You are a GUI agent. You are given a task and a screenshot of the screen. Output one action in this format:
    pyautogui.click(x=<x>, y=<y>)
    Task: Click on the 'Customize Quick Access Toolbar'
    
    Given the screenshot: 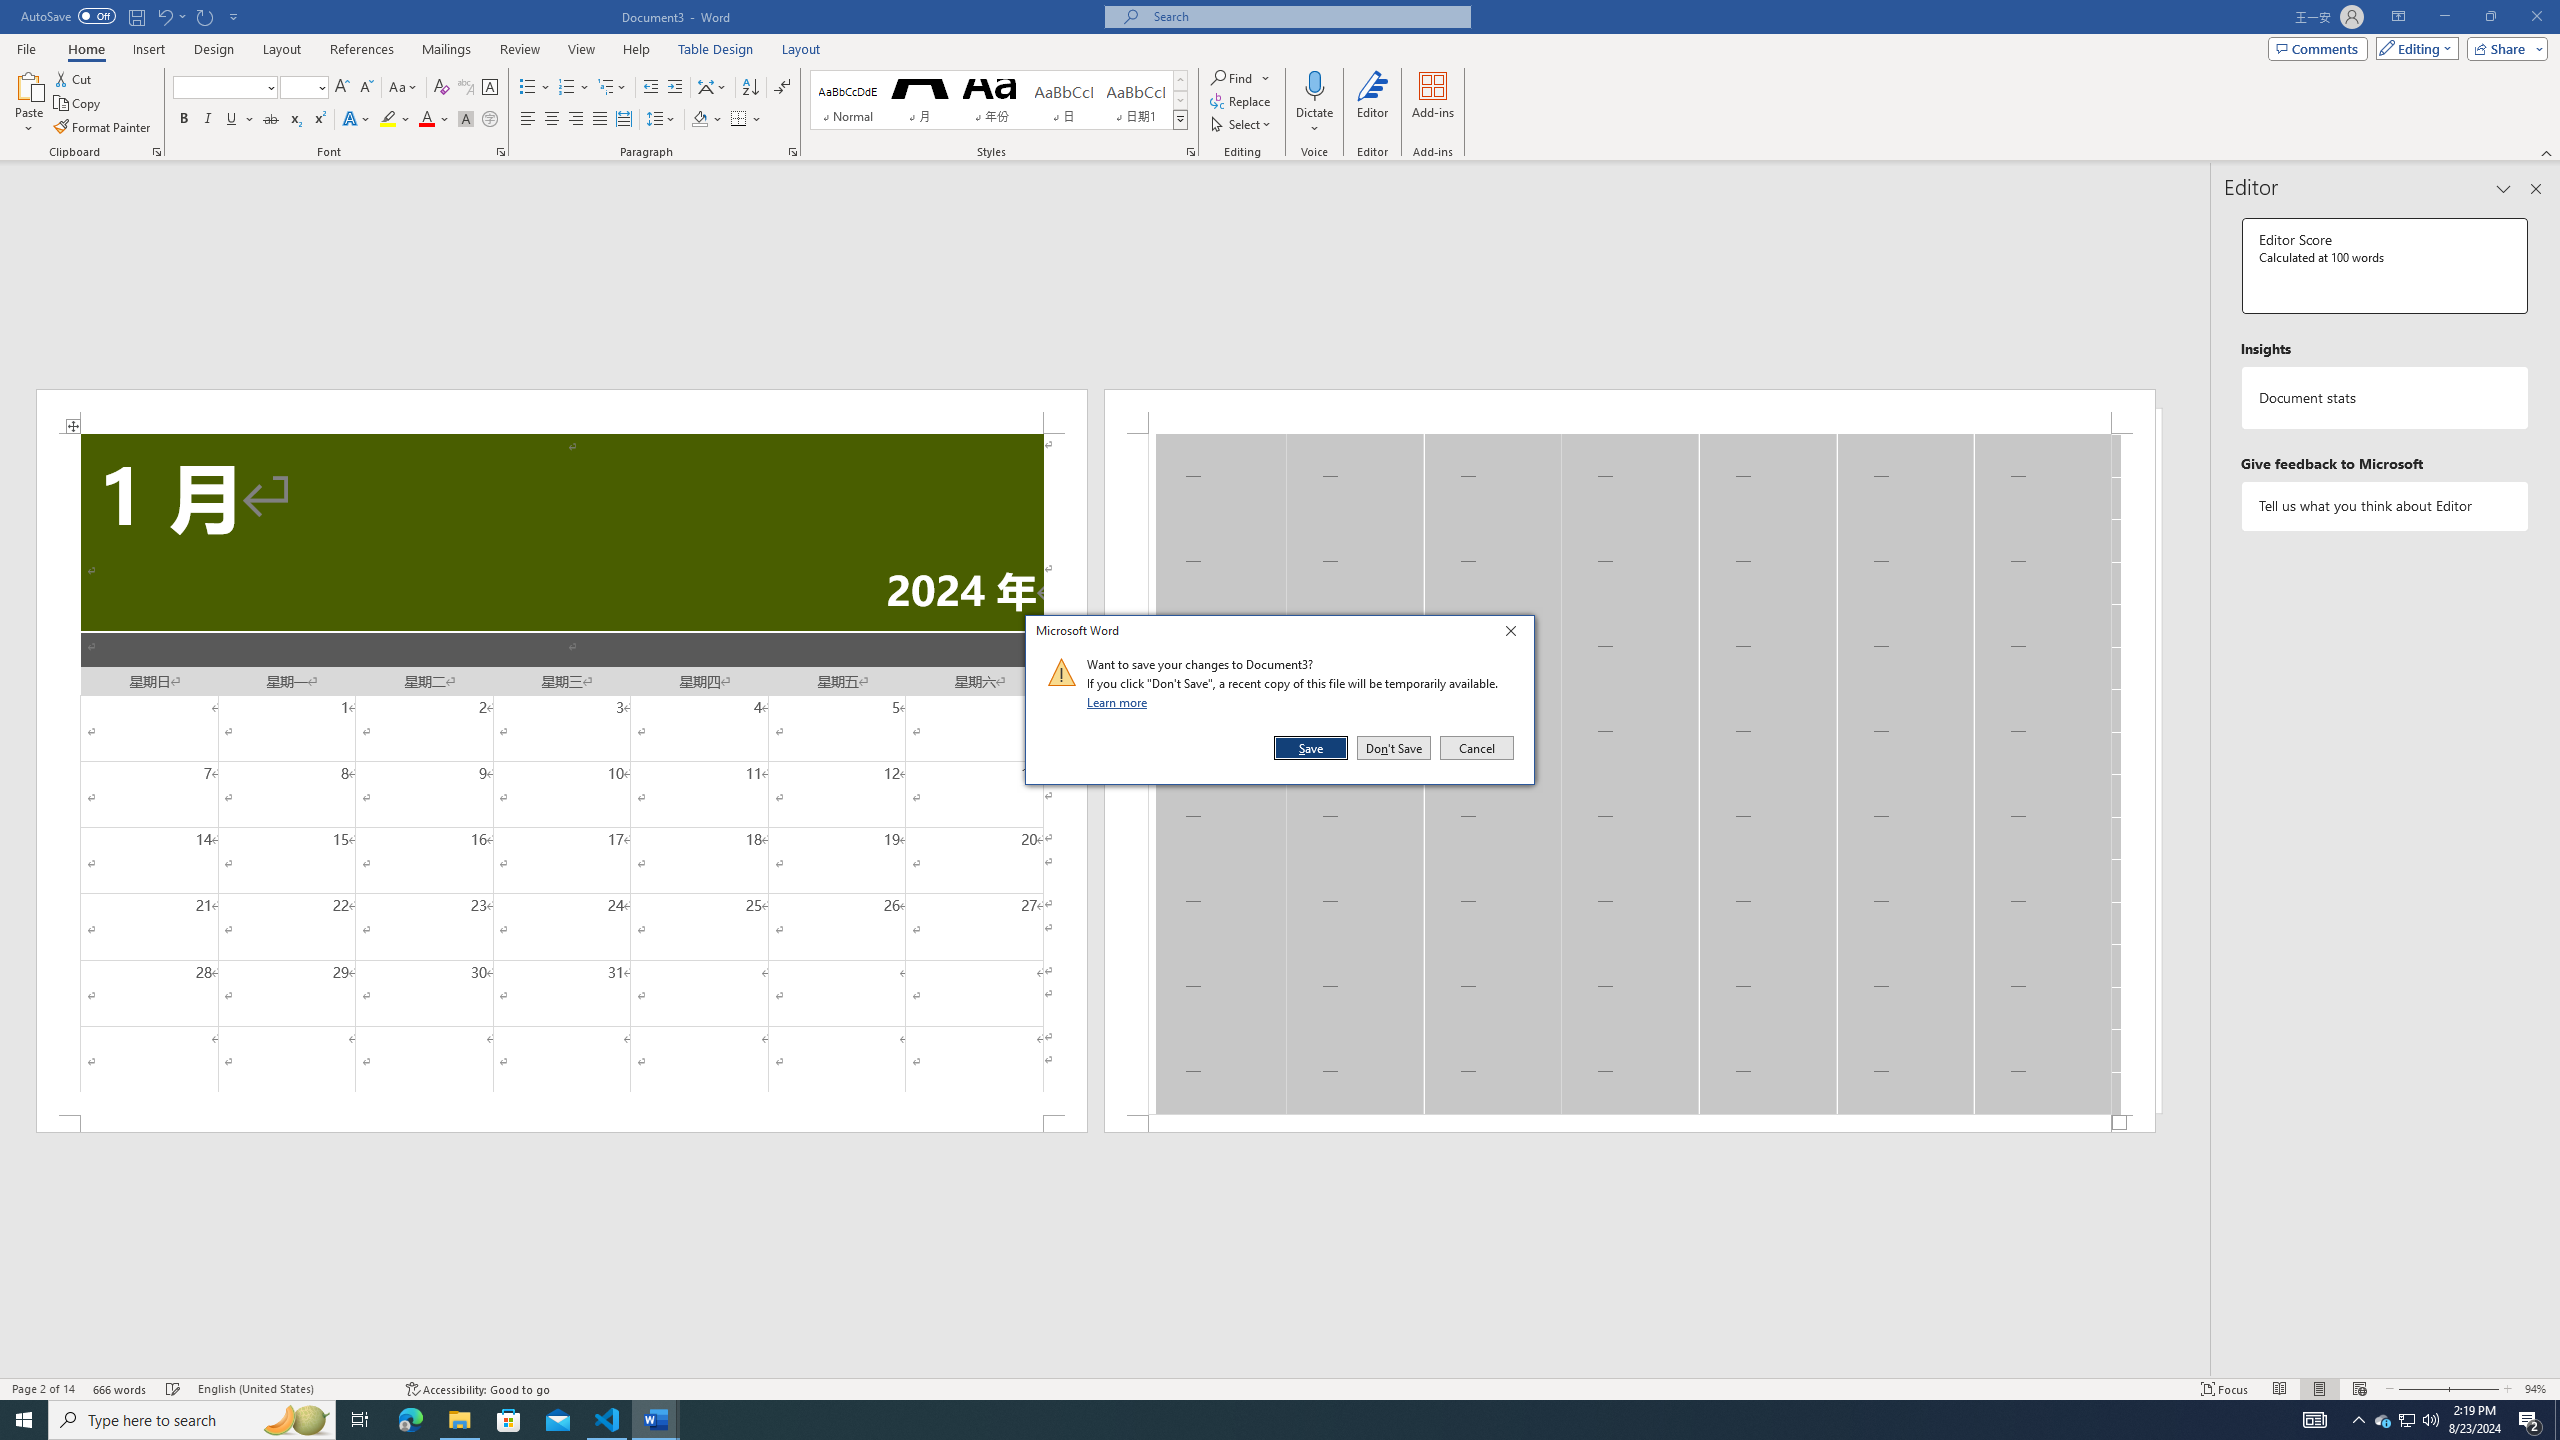 What is the action you would take?
    pyautogui.click(x=233, y=15)
    